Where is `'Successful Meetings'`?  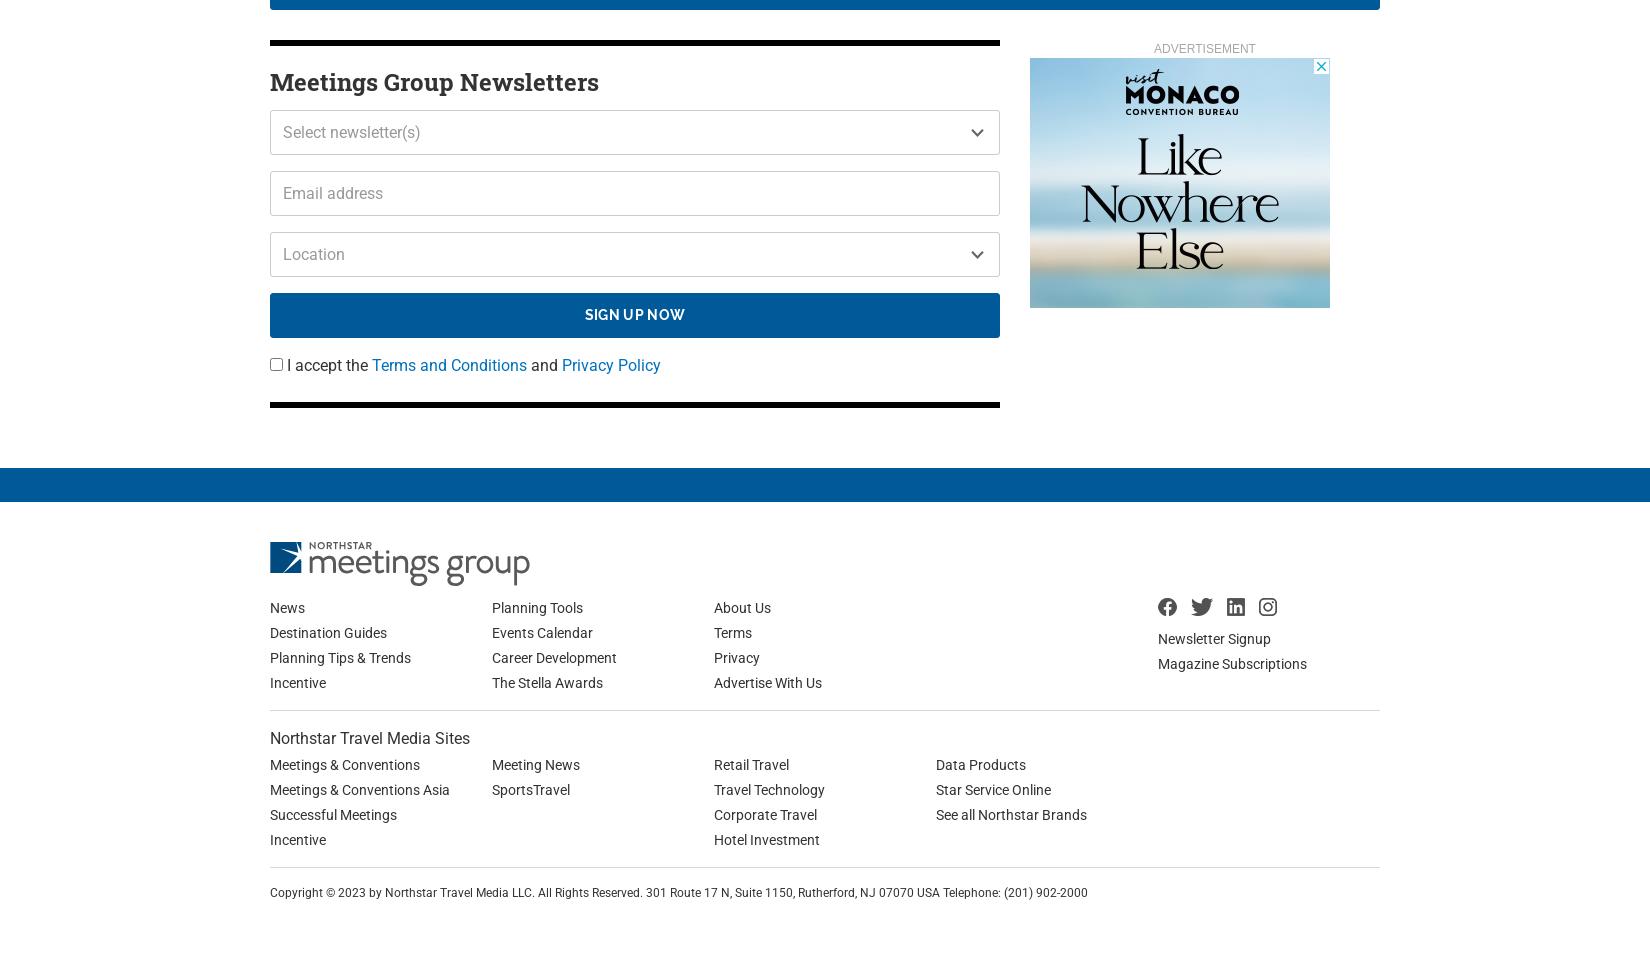 'Successful Meetings' is located at coordinates (333, 814).